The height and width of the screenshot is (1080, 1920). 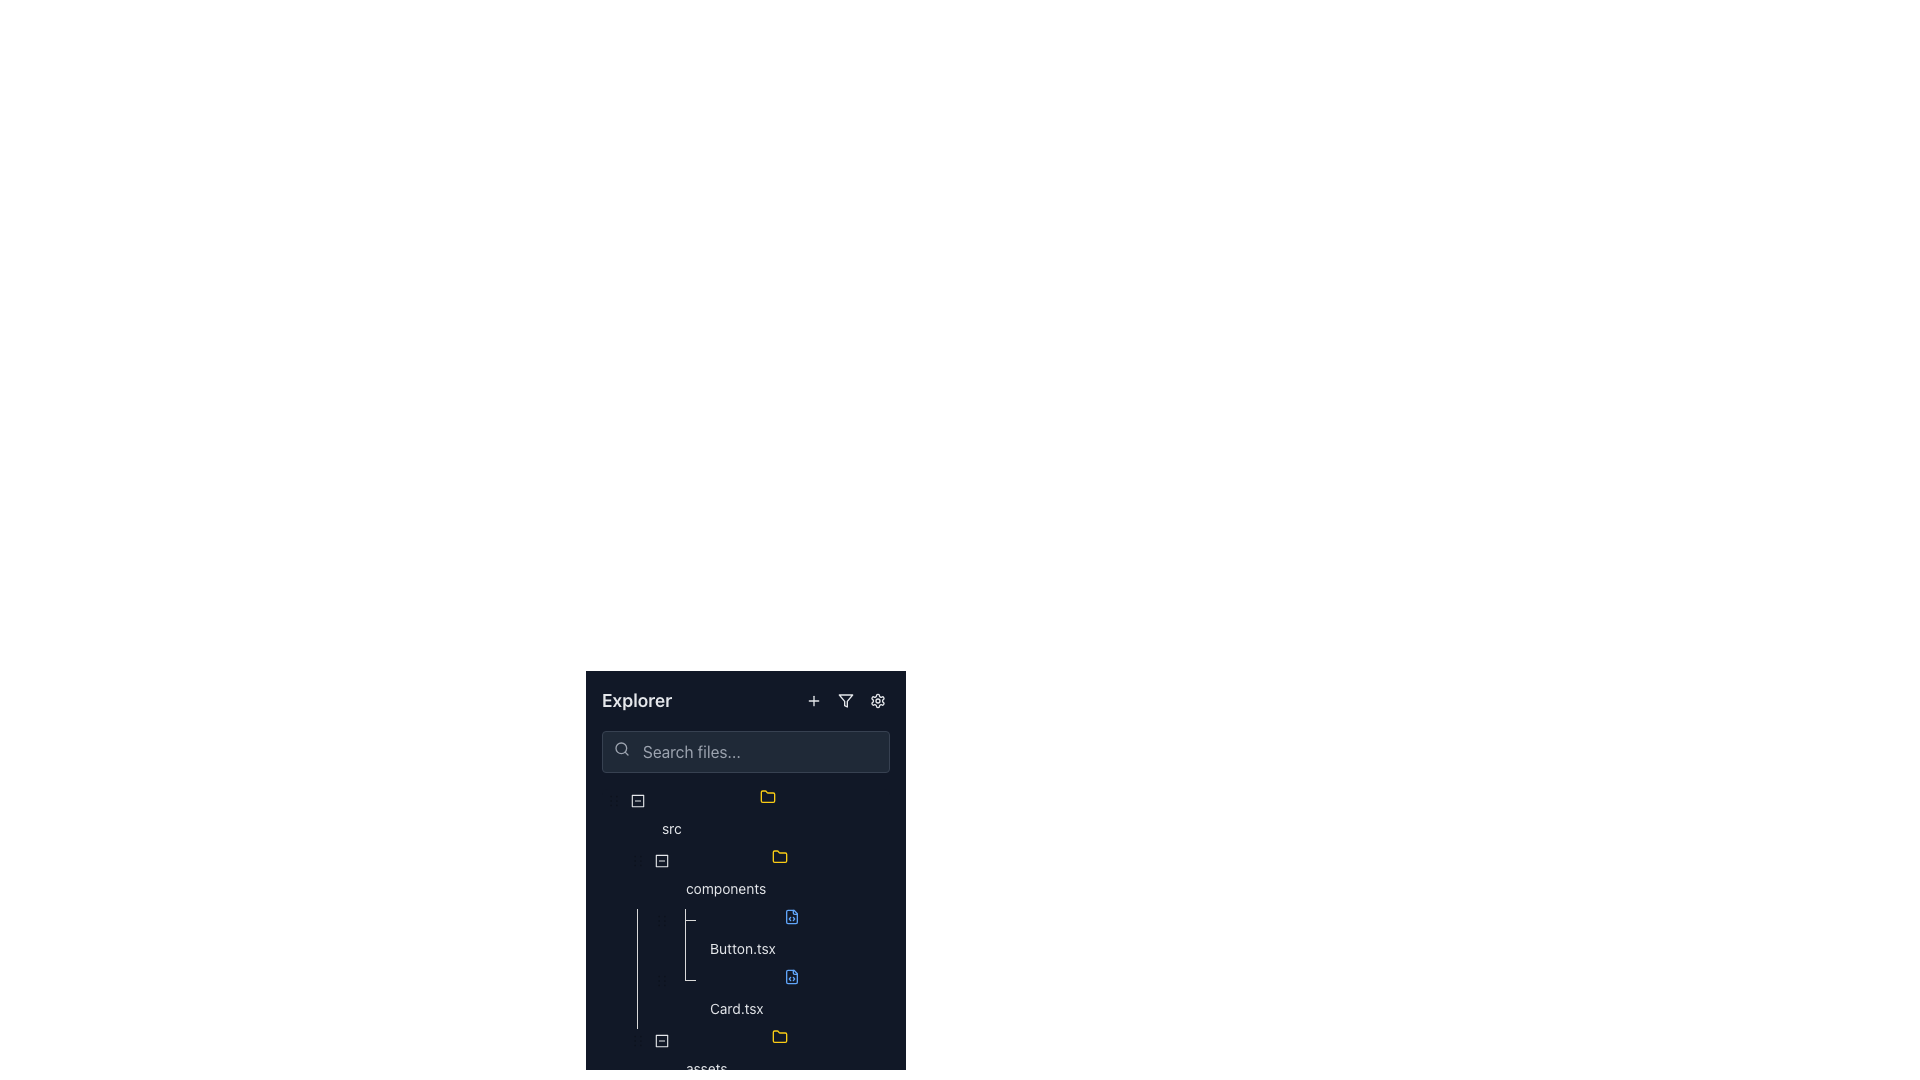 I want to click on the filter icon button located in the top-right corner of the 'Explorer' header section, so click(x=845, y=700).